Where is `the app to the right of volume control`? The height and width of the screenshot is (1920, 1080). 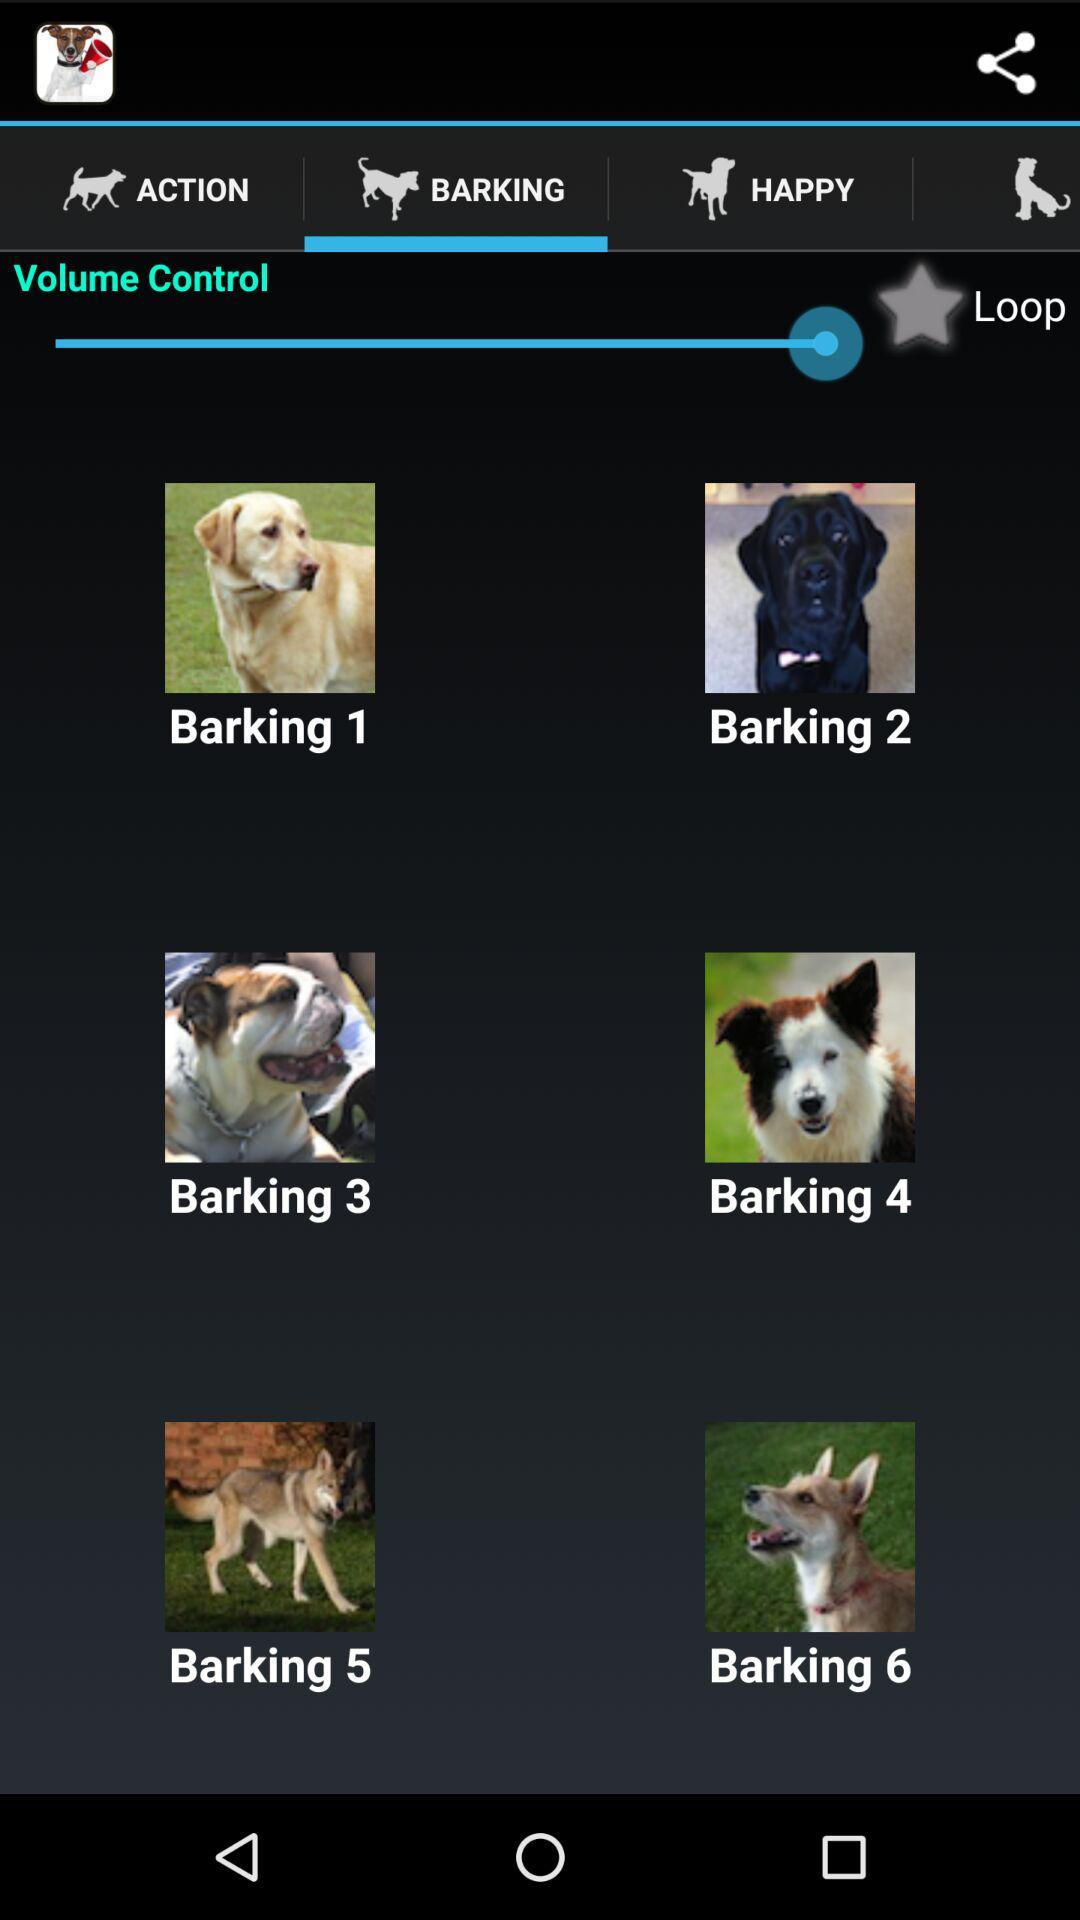 the app to the right of volume control is located at coordinates (966, 303).